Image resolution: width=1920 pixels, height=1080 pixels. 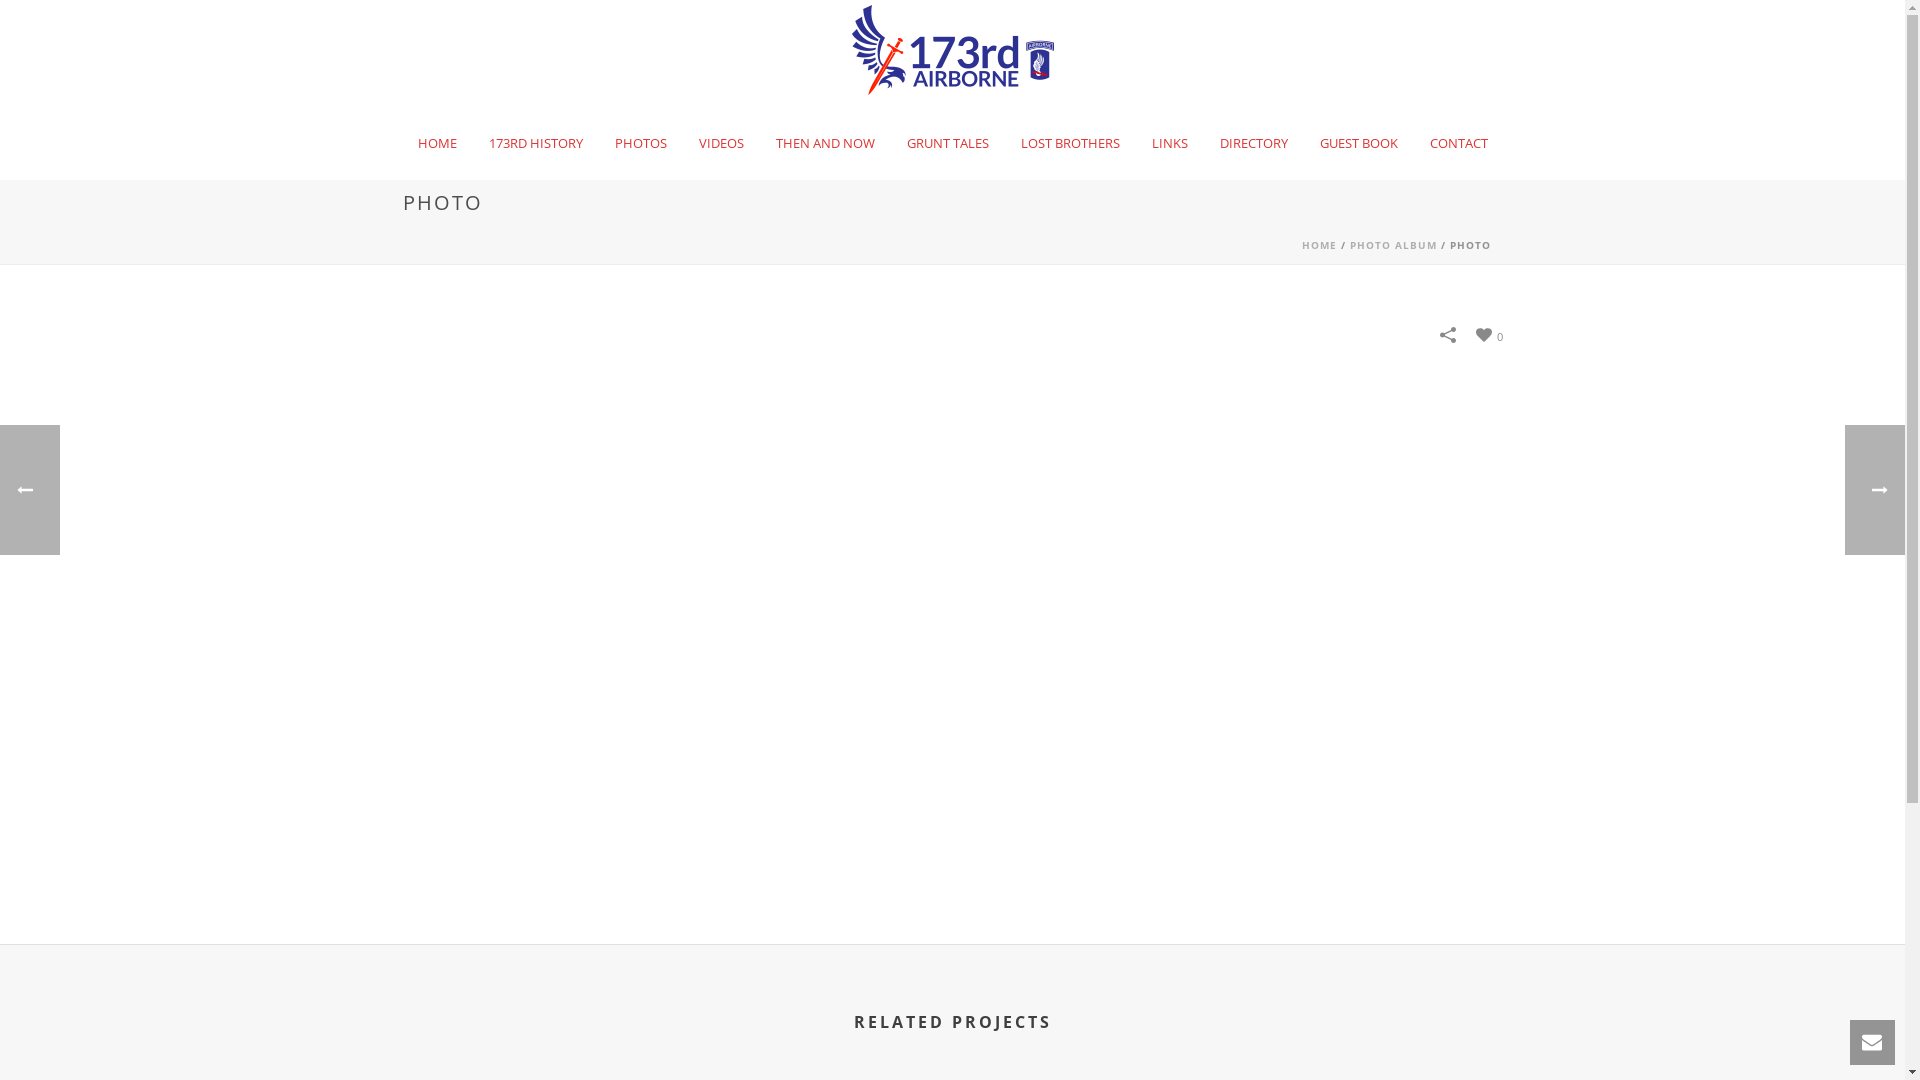 I want to click on '173rd', so click(x=952, y=49).